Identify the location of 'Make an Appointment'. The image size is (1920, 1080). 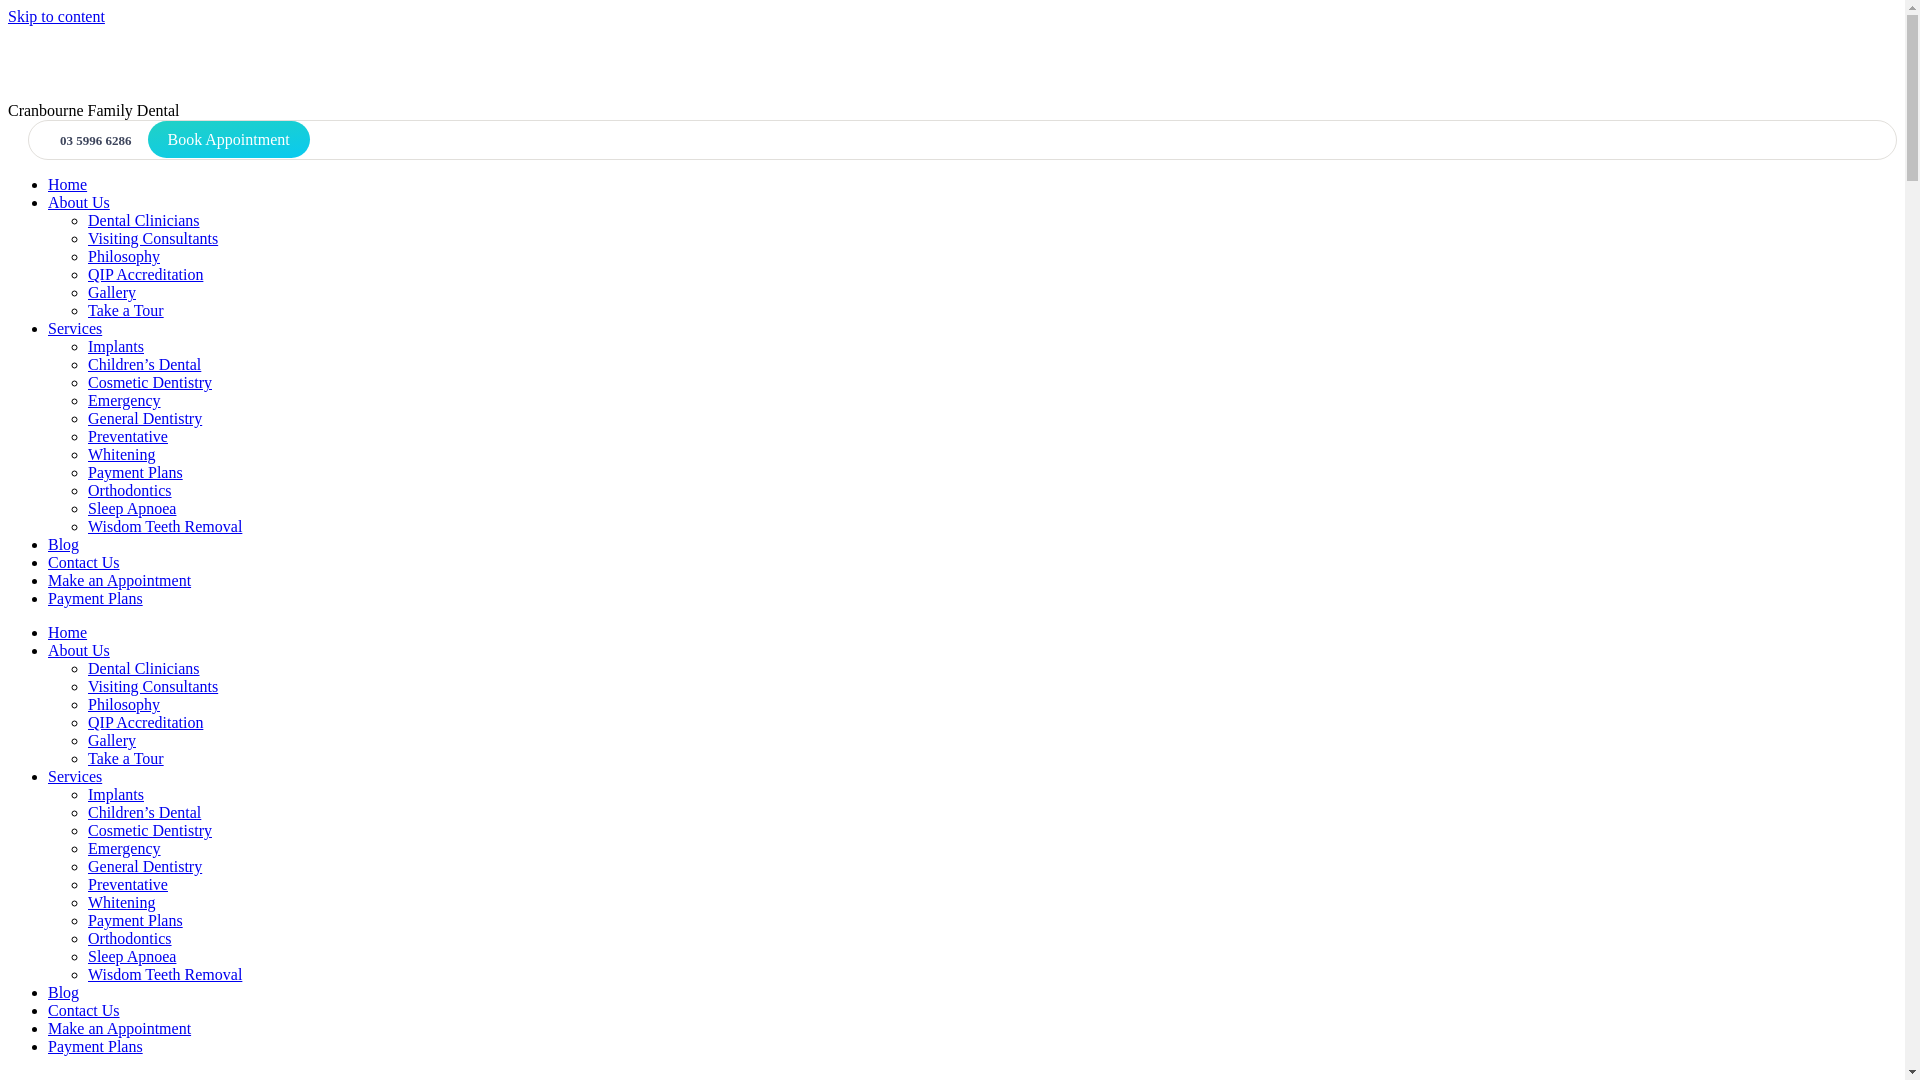
(48, 1028).